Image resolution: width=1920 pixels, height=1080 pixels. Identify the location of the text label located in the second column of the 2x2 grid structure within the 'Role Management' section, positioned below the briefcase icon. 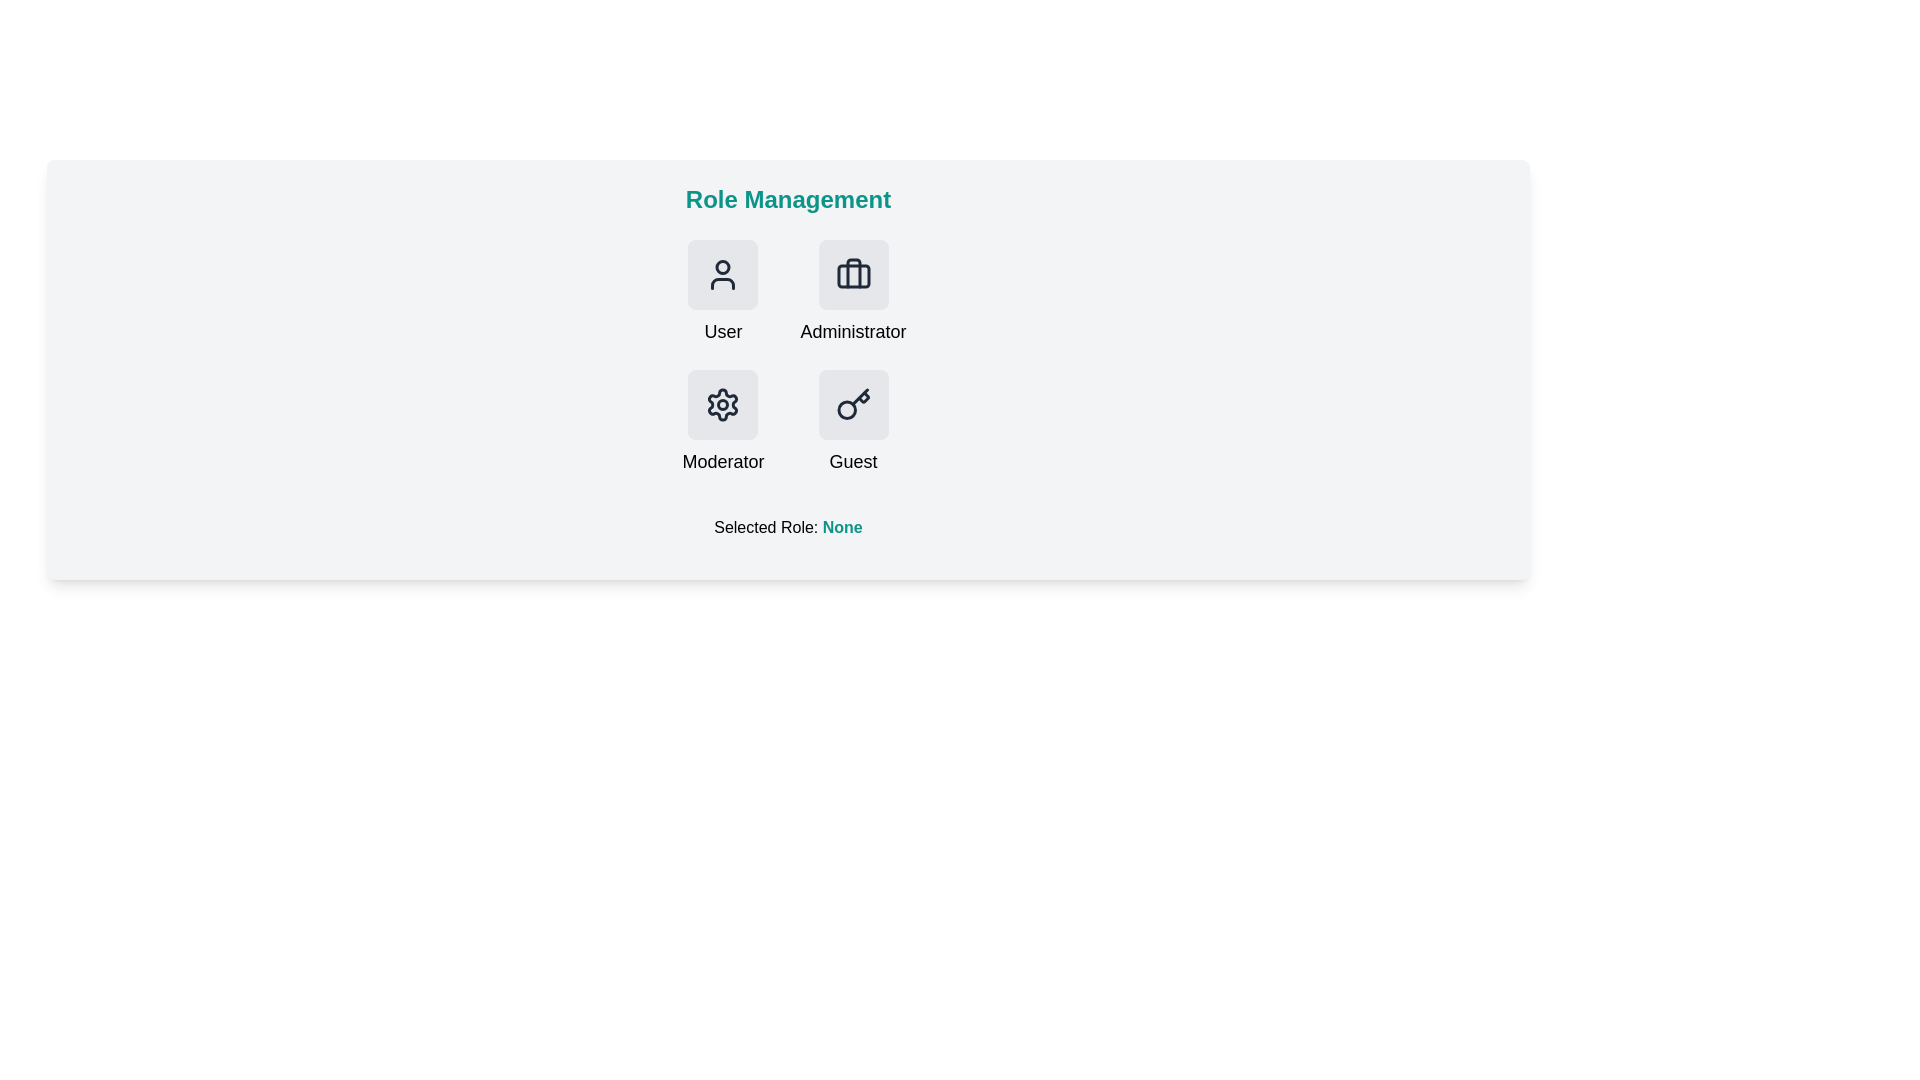
(853, 330).